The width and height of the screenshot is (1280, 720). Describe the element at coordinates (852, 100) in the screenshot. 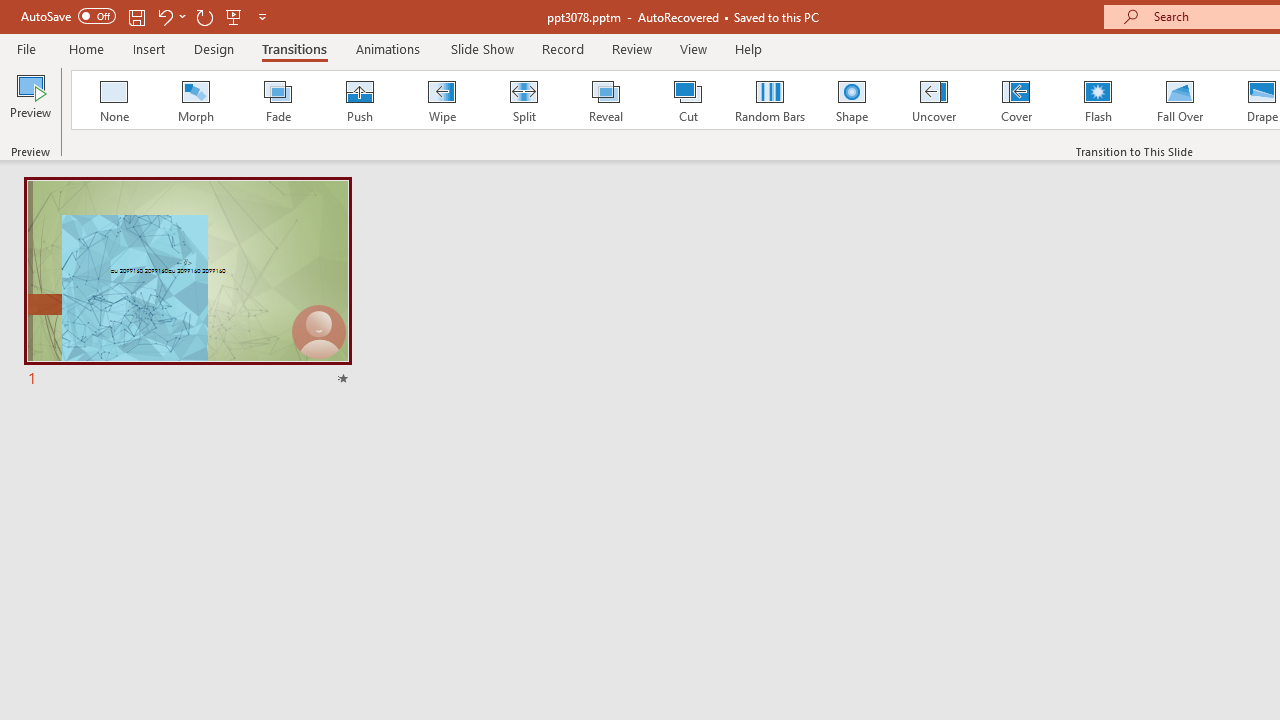

I see `'Shape'` at that location.